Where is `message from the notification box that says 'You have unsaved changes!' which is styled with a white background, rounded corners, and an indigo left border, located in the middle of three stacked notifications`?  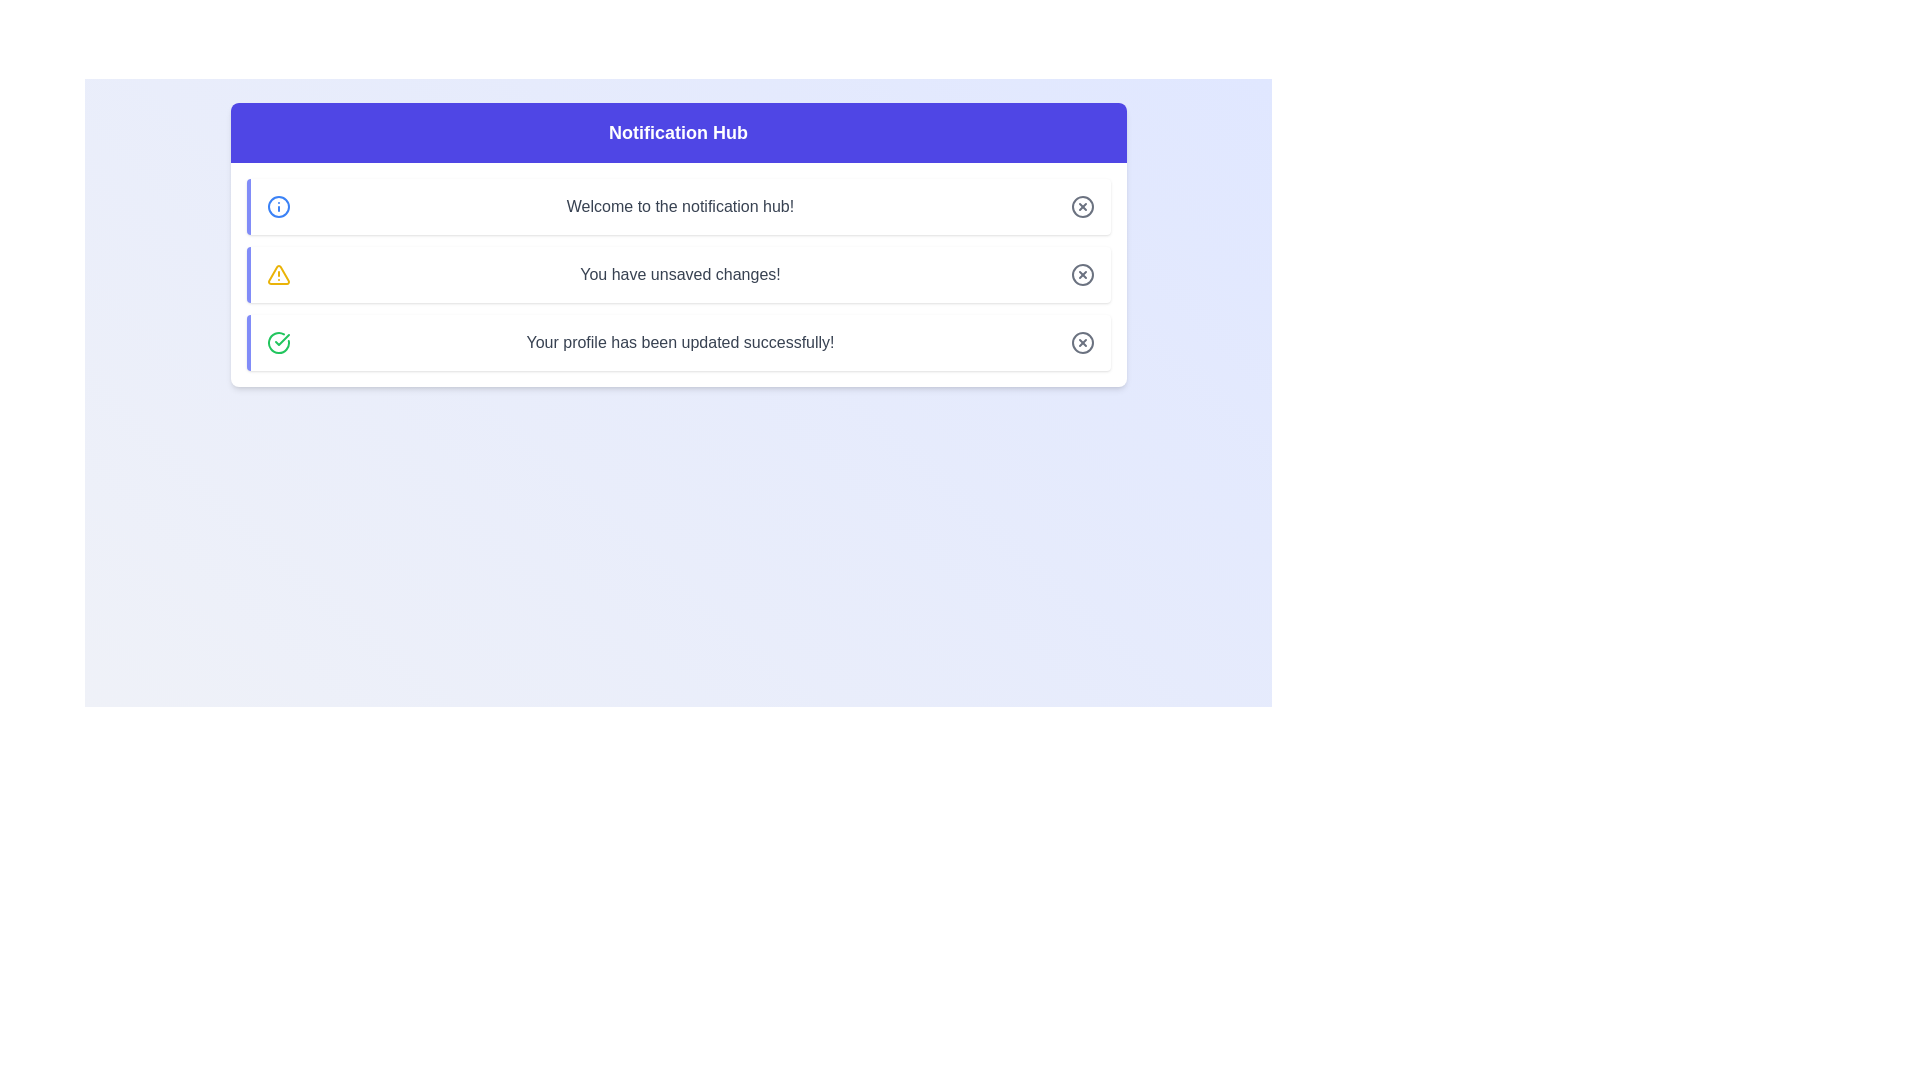
message from the notification box that says 'You have unsaved changes!' which is styled with a white background, rounded corners, and an indigo left border, located in the middle of three stacked notifications is located at coordinates (678, 274).